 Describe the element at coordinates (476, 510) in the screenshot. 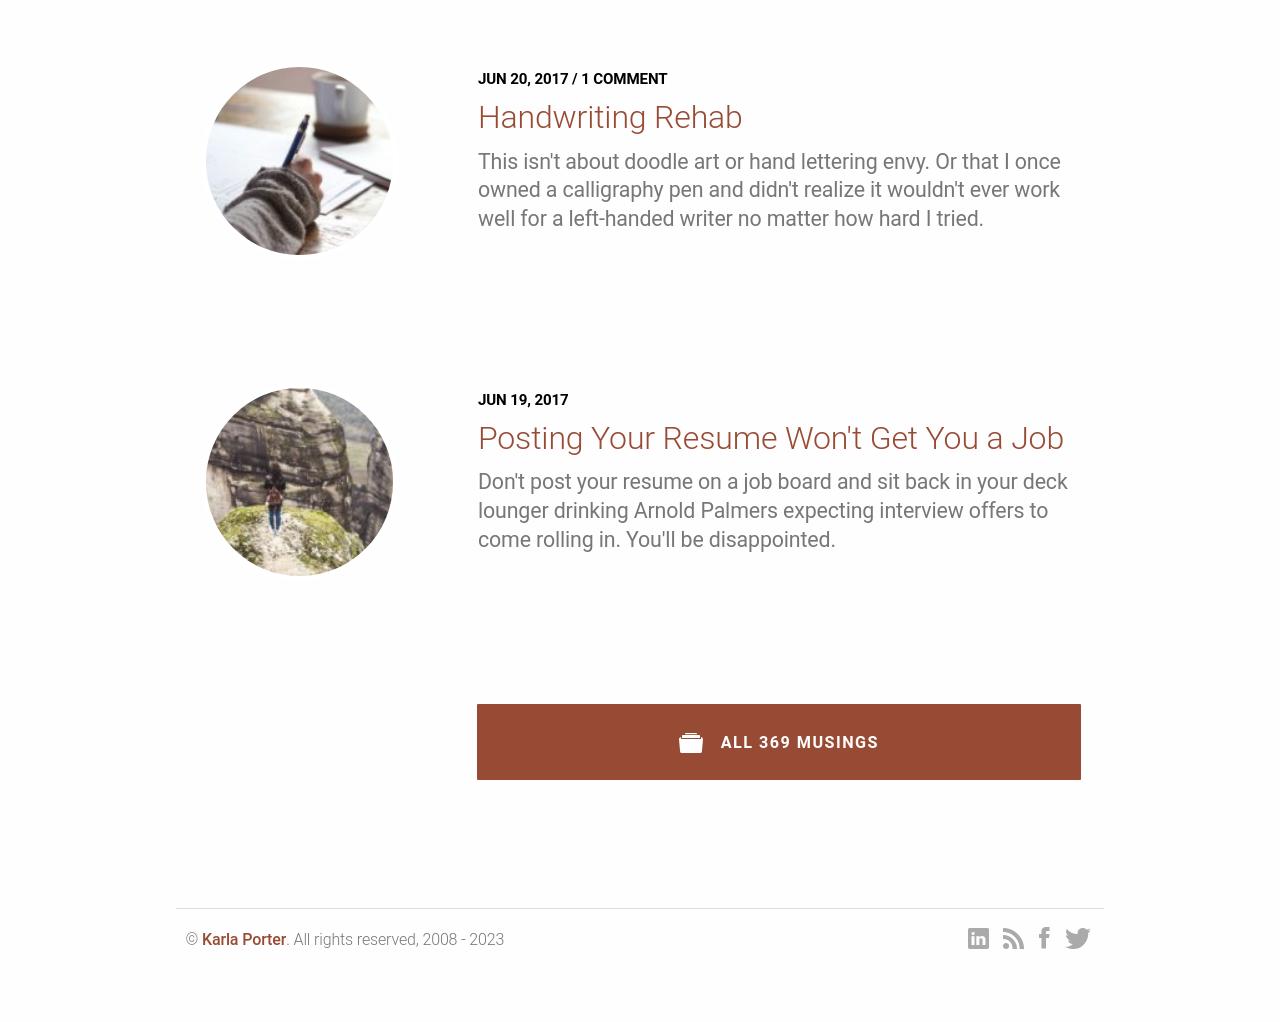

I see `'Don't post your resume on a job board and sit back in your deck lounger drinking Arnold Palmers expecting interview offers to come rolling in. You'll be disappointed.'` at that location.